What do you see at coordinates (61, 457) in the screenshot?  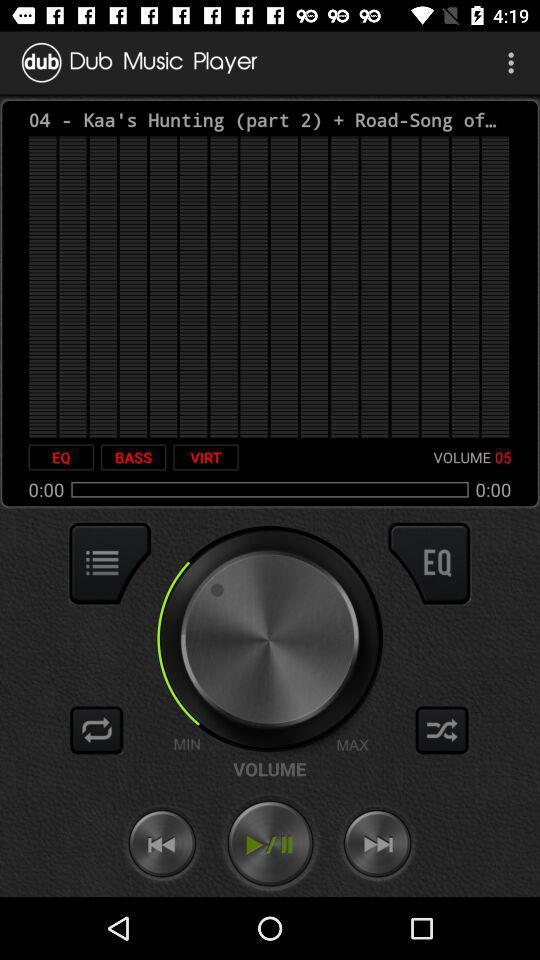 I see `eq   item` at bounding box center [61, 457].